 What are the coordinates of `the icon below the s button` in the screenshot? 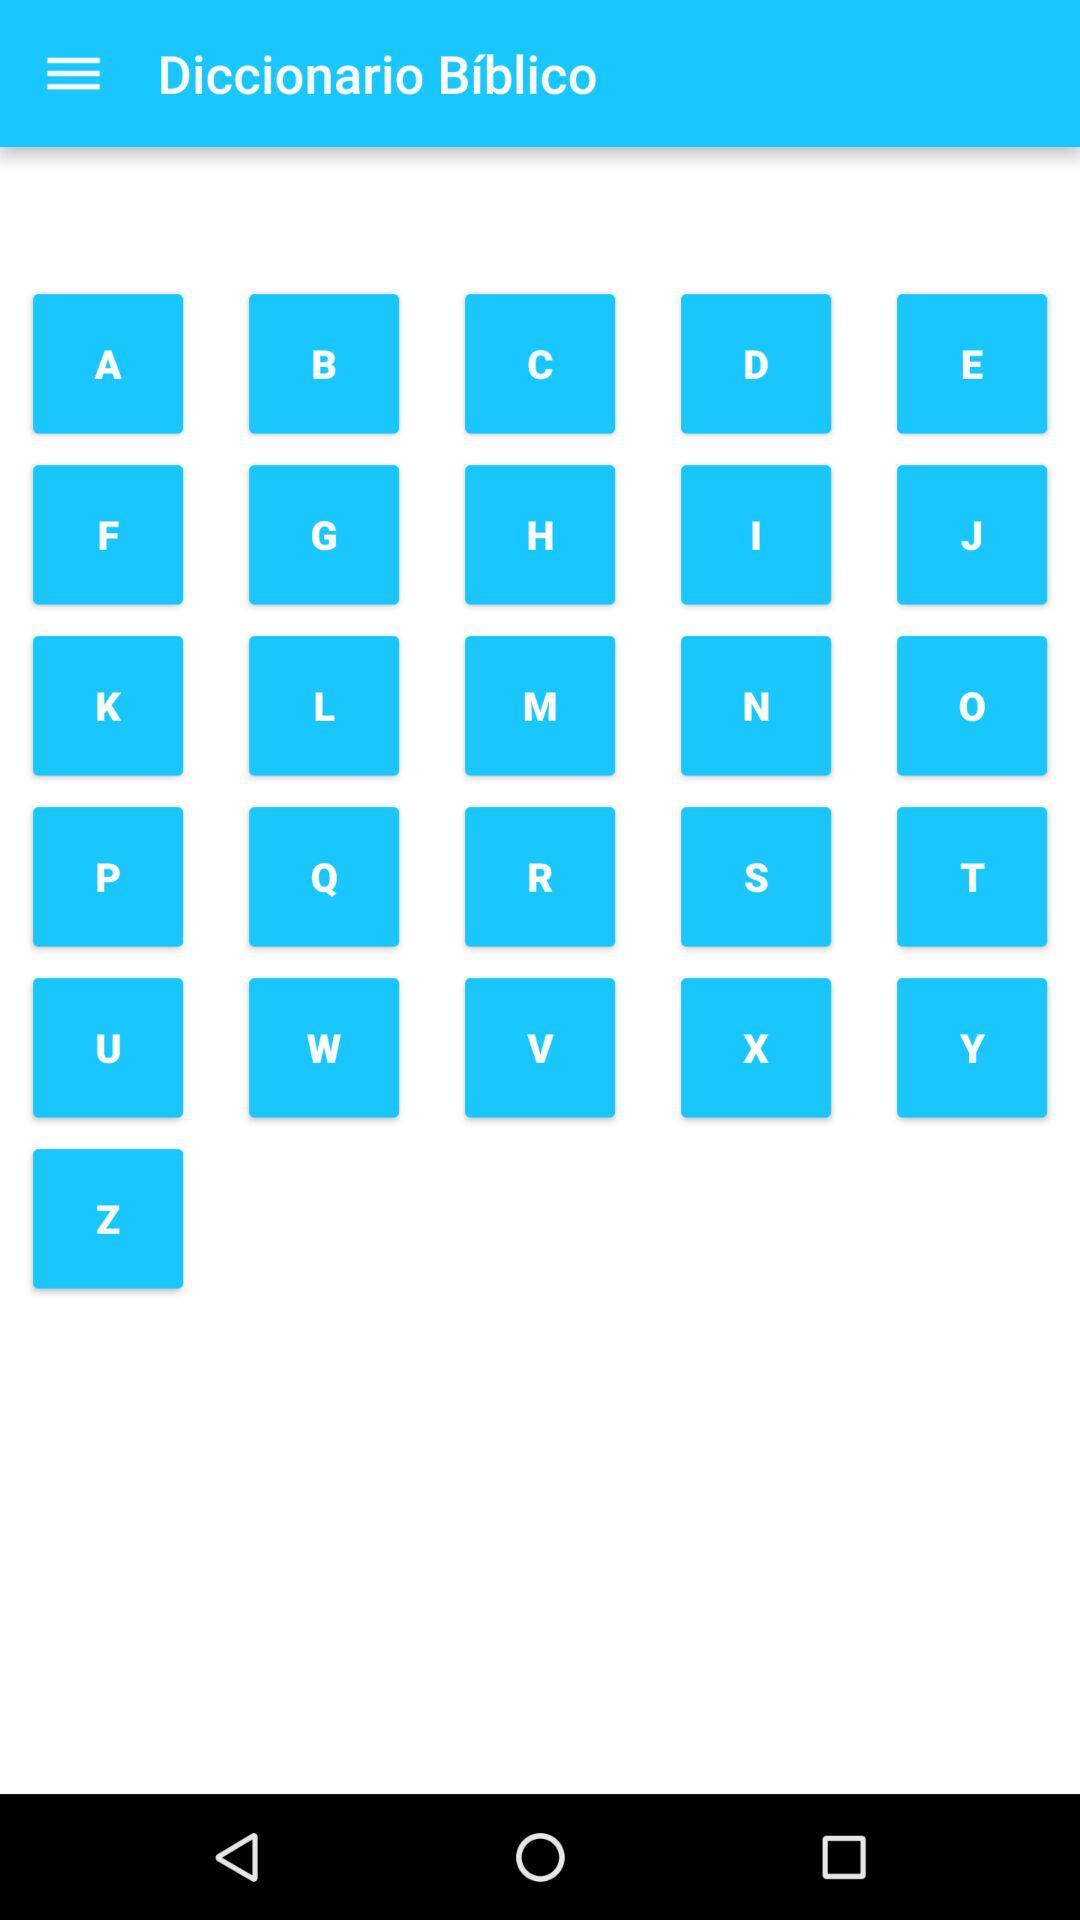 It's located at (756, 1046).